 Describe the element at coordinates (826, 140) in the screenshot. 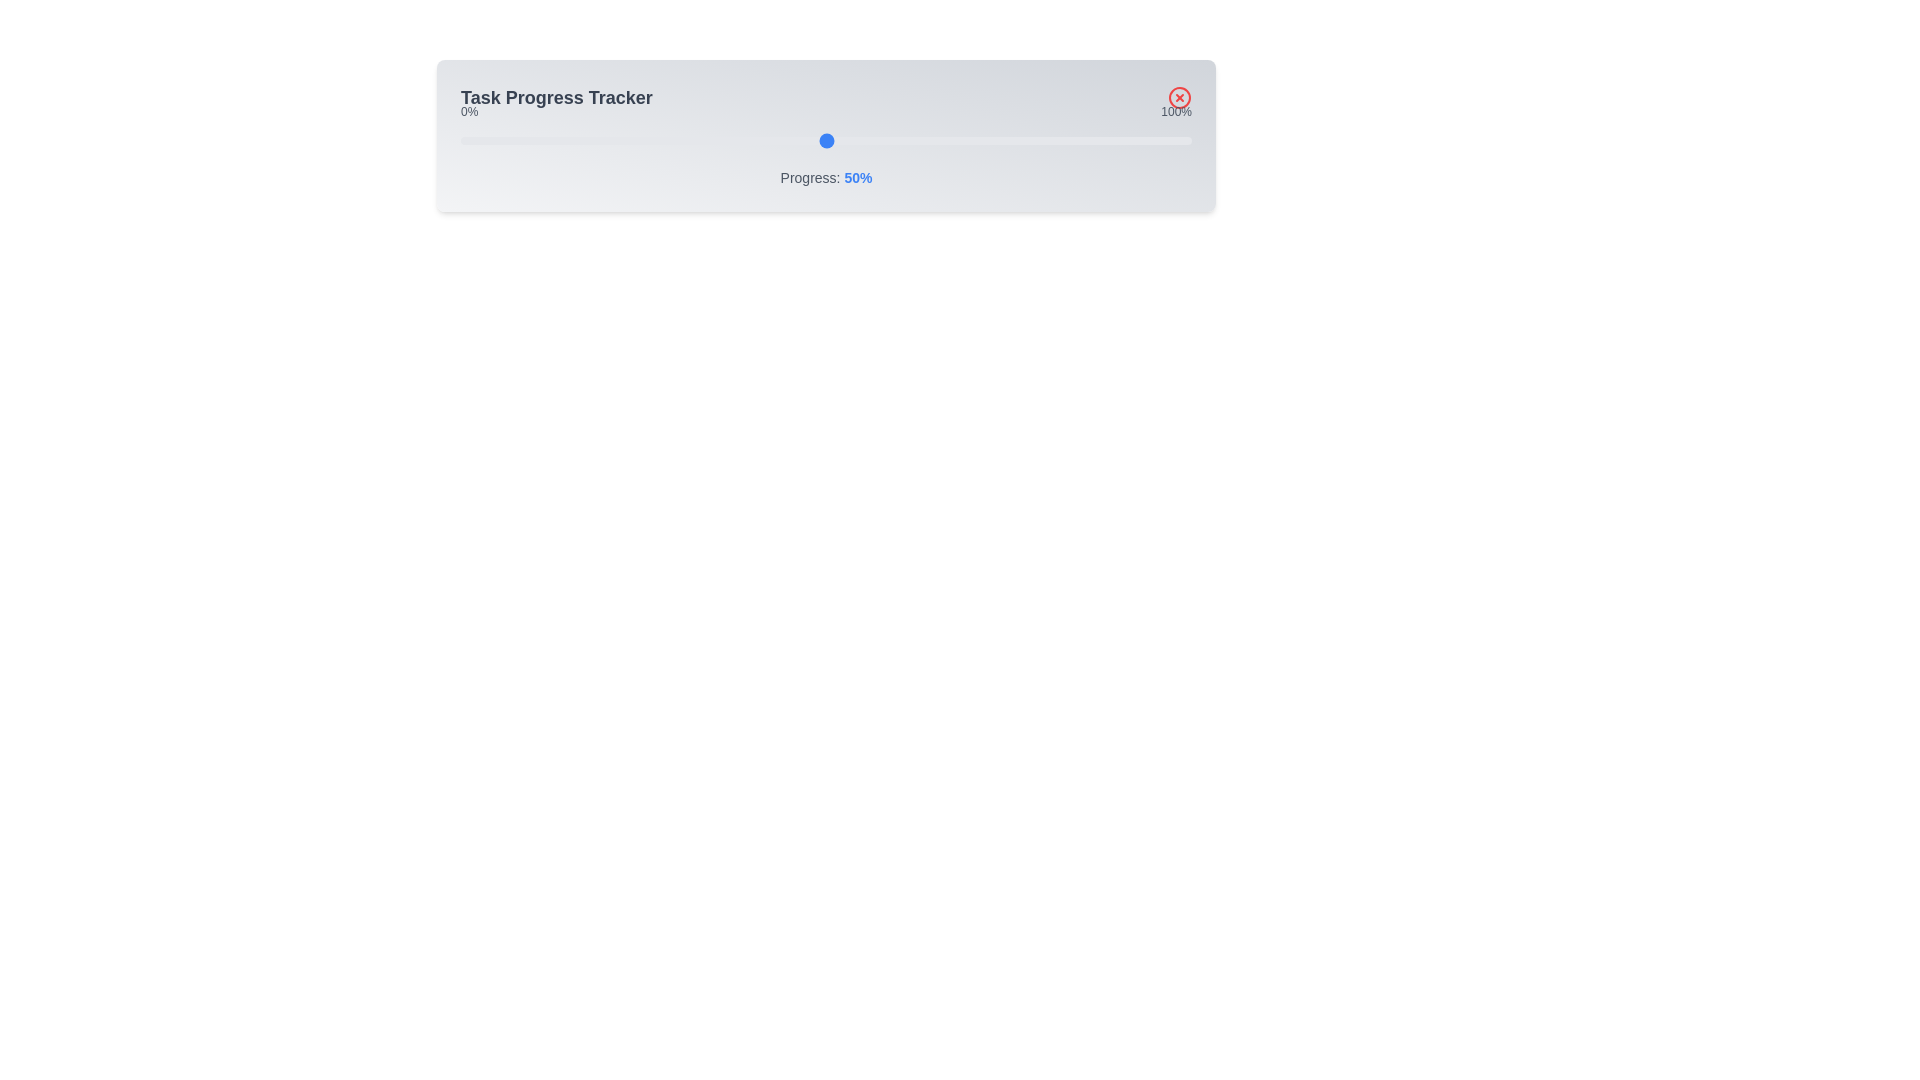

I see `the thumb of the slider control, which is used to select a value from 0 to 100, positioned centrally between the labels '0%' and '100%` at that location.